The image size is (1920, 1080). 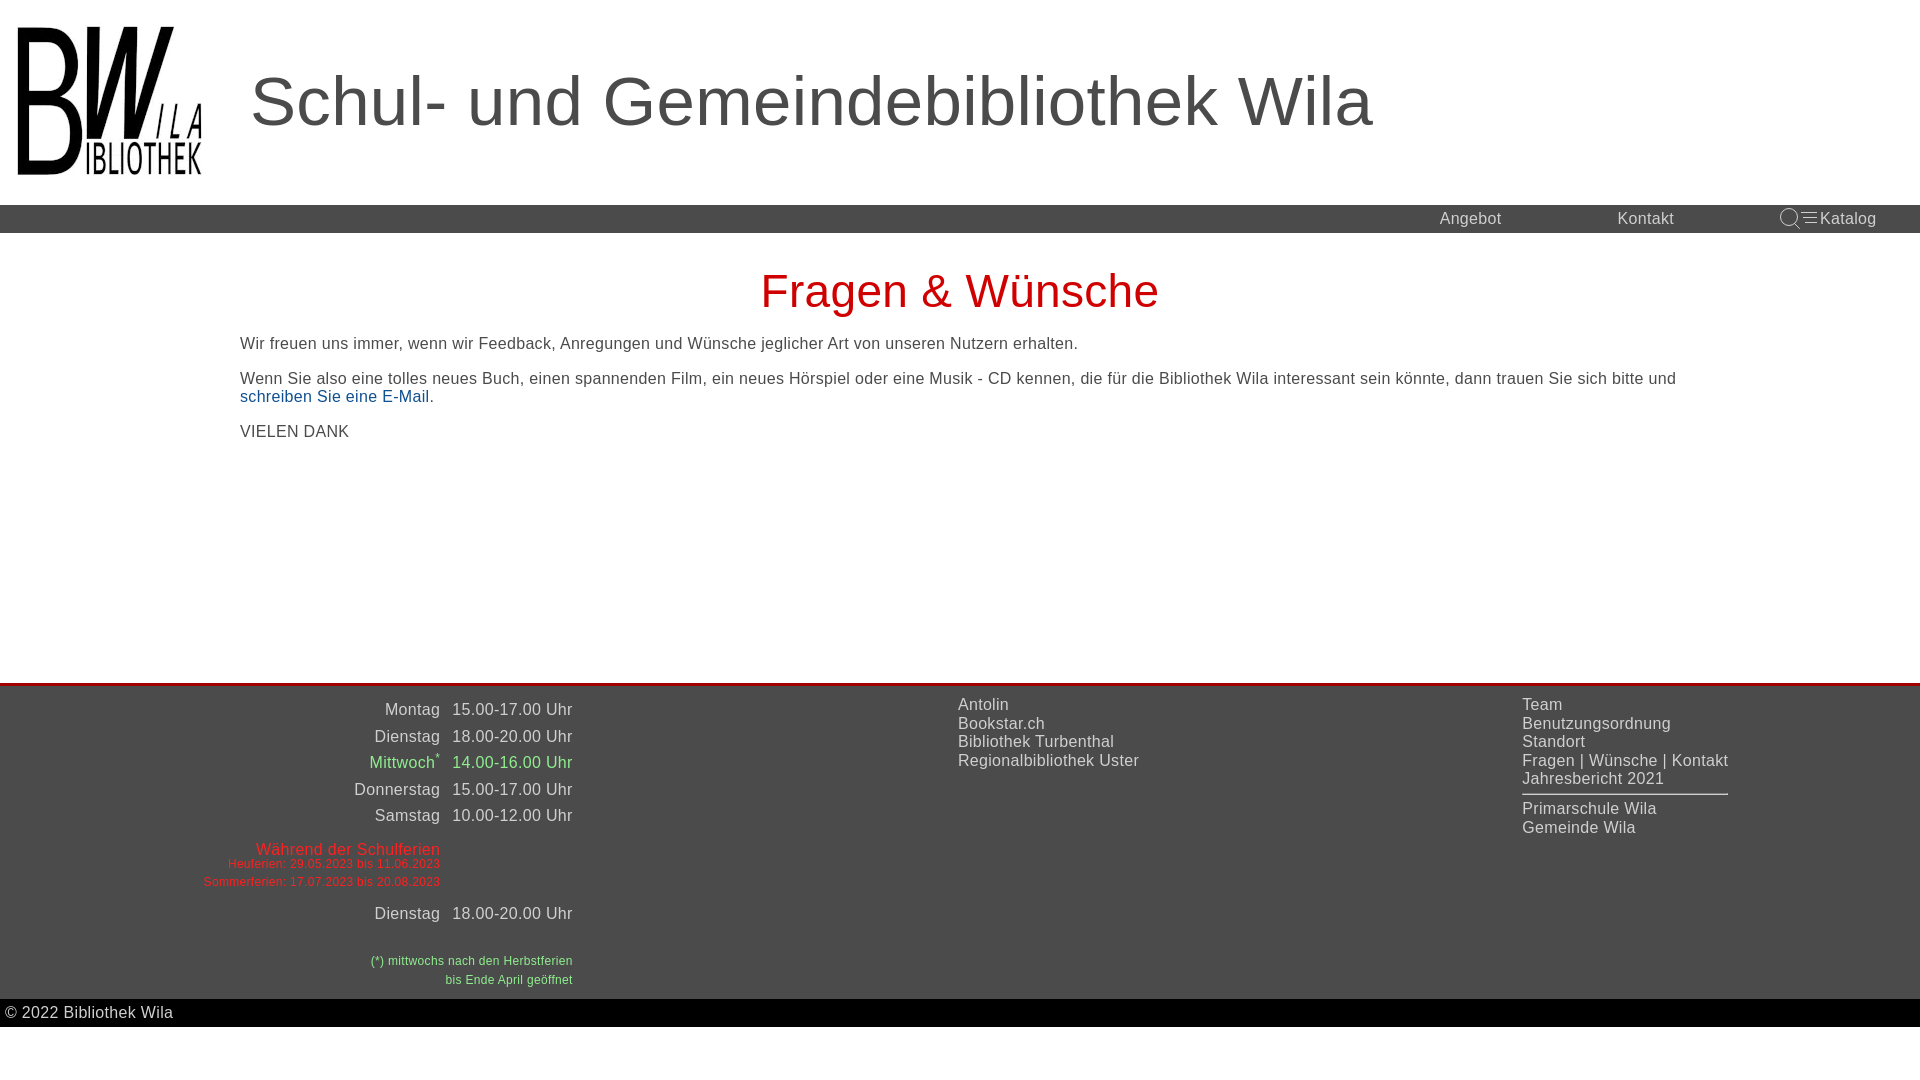 What do you see at coordinates (1578, 827) in the screenshot?
I see `'Gemeinde Wila'` at bounding box center [1578, 827].